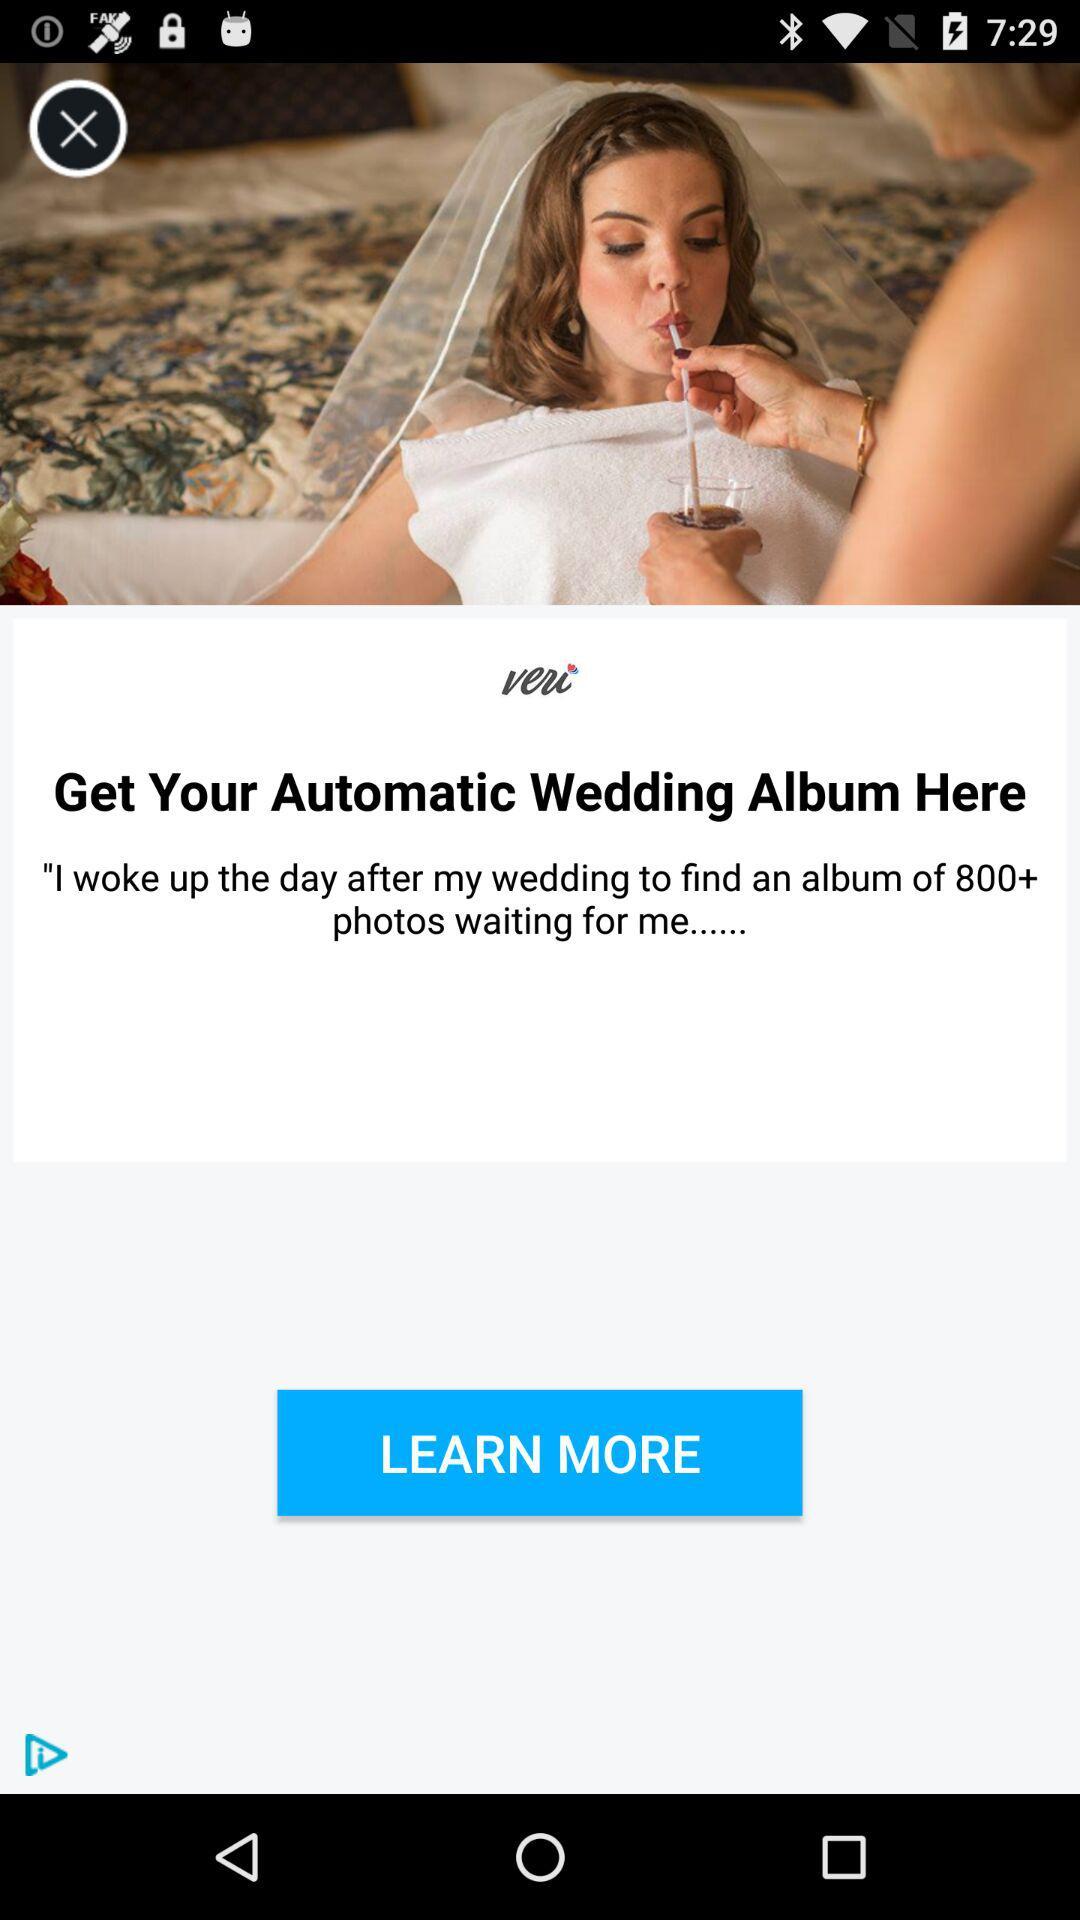 This screenshot has height=1920, width=1080. Describe the element at coordinates (77, 137) in the screenshot. I see `the close icon` at that location.